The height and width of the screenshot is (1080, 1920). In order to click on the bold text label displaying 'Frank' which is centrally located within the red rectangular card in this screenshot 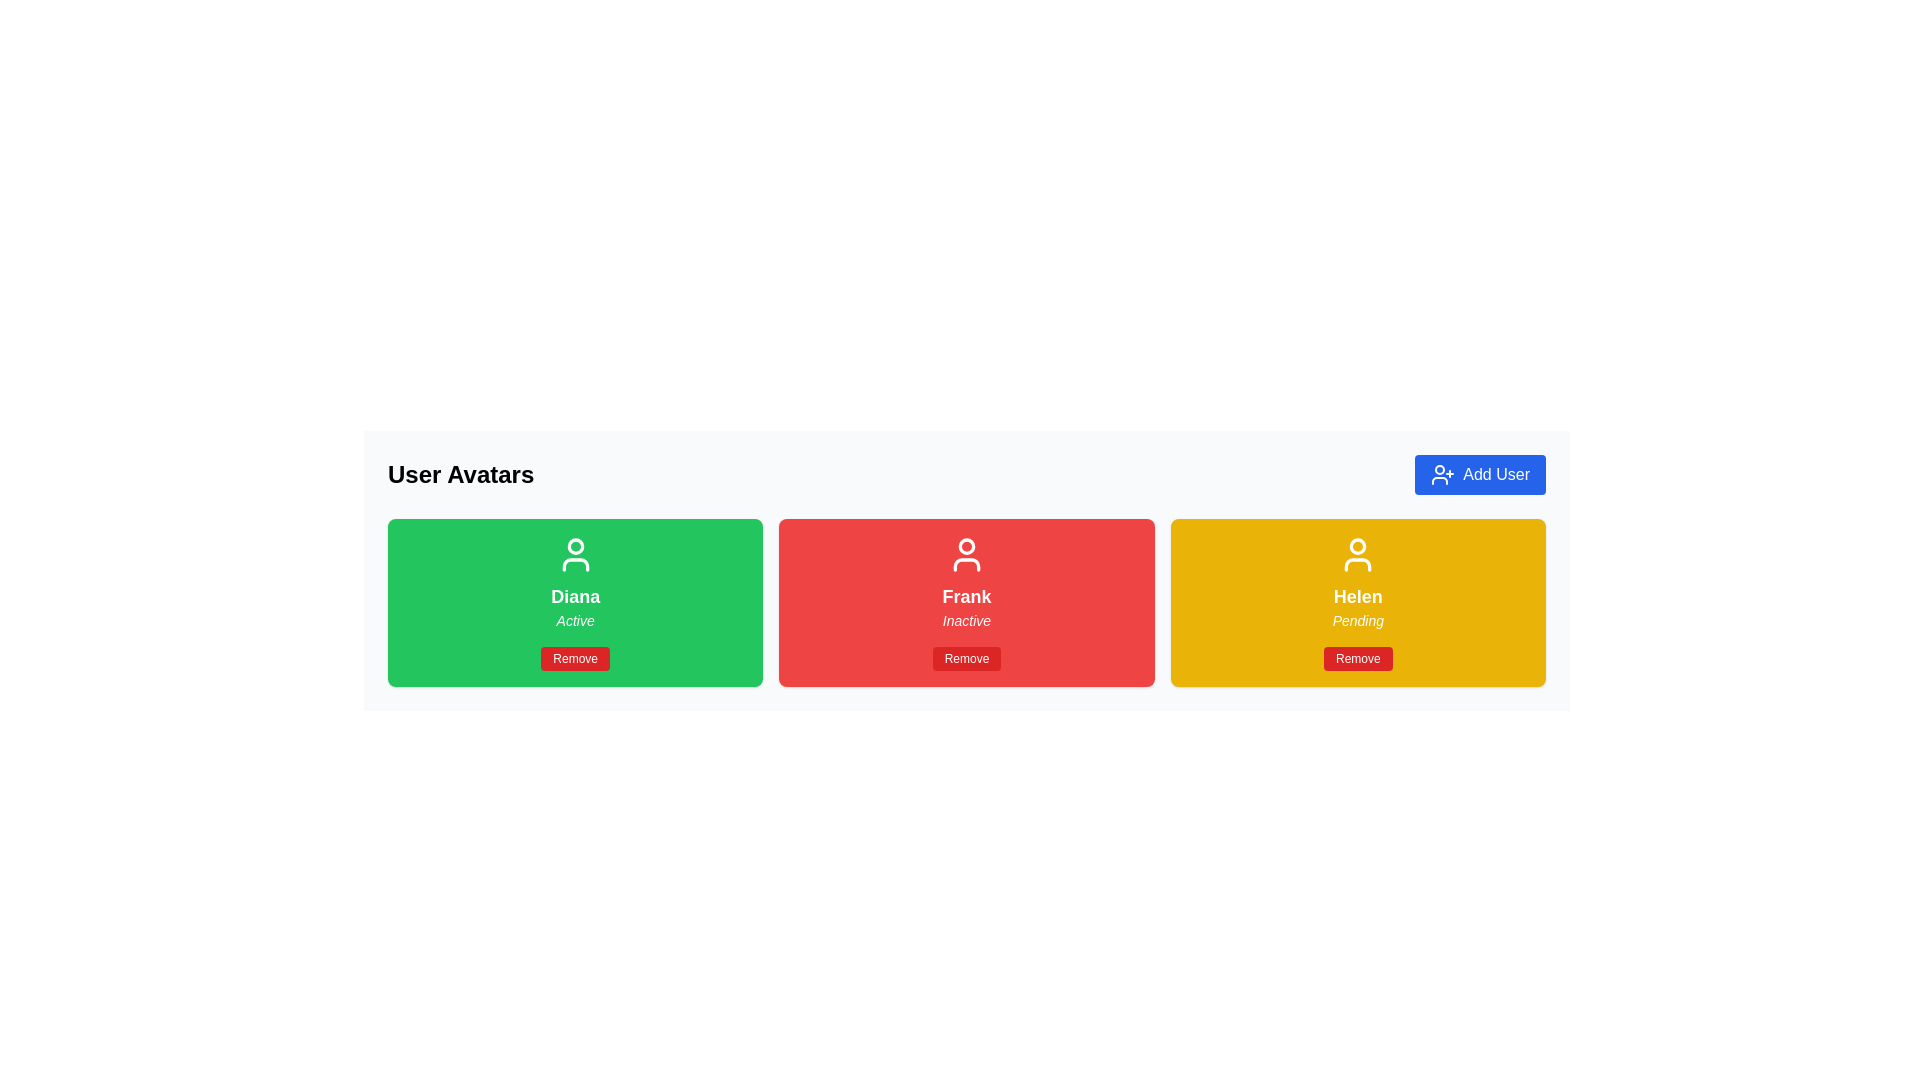, I will do `click(966, 596)`.